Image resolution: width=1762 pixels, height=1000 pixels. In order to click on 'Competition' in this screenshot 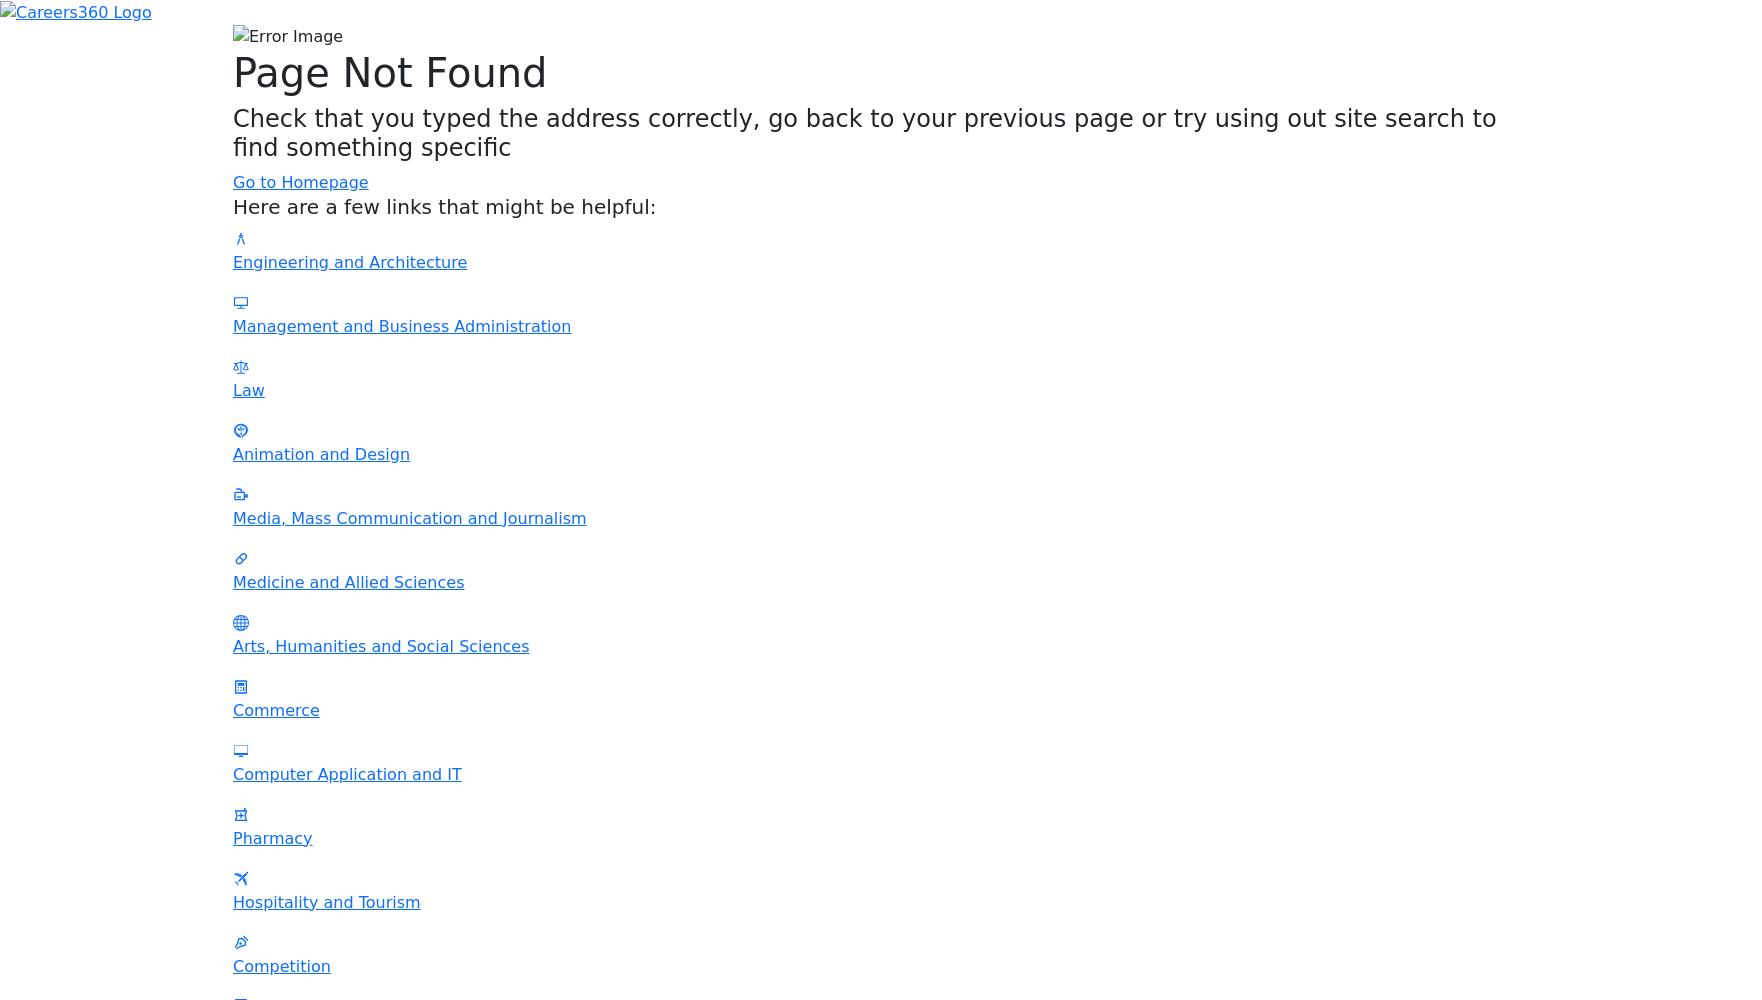, I will do `click(281, 964)`.